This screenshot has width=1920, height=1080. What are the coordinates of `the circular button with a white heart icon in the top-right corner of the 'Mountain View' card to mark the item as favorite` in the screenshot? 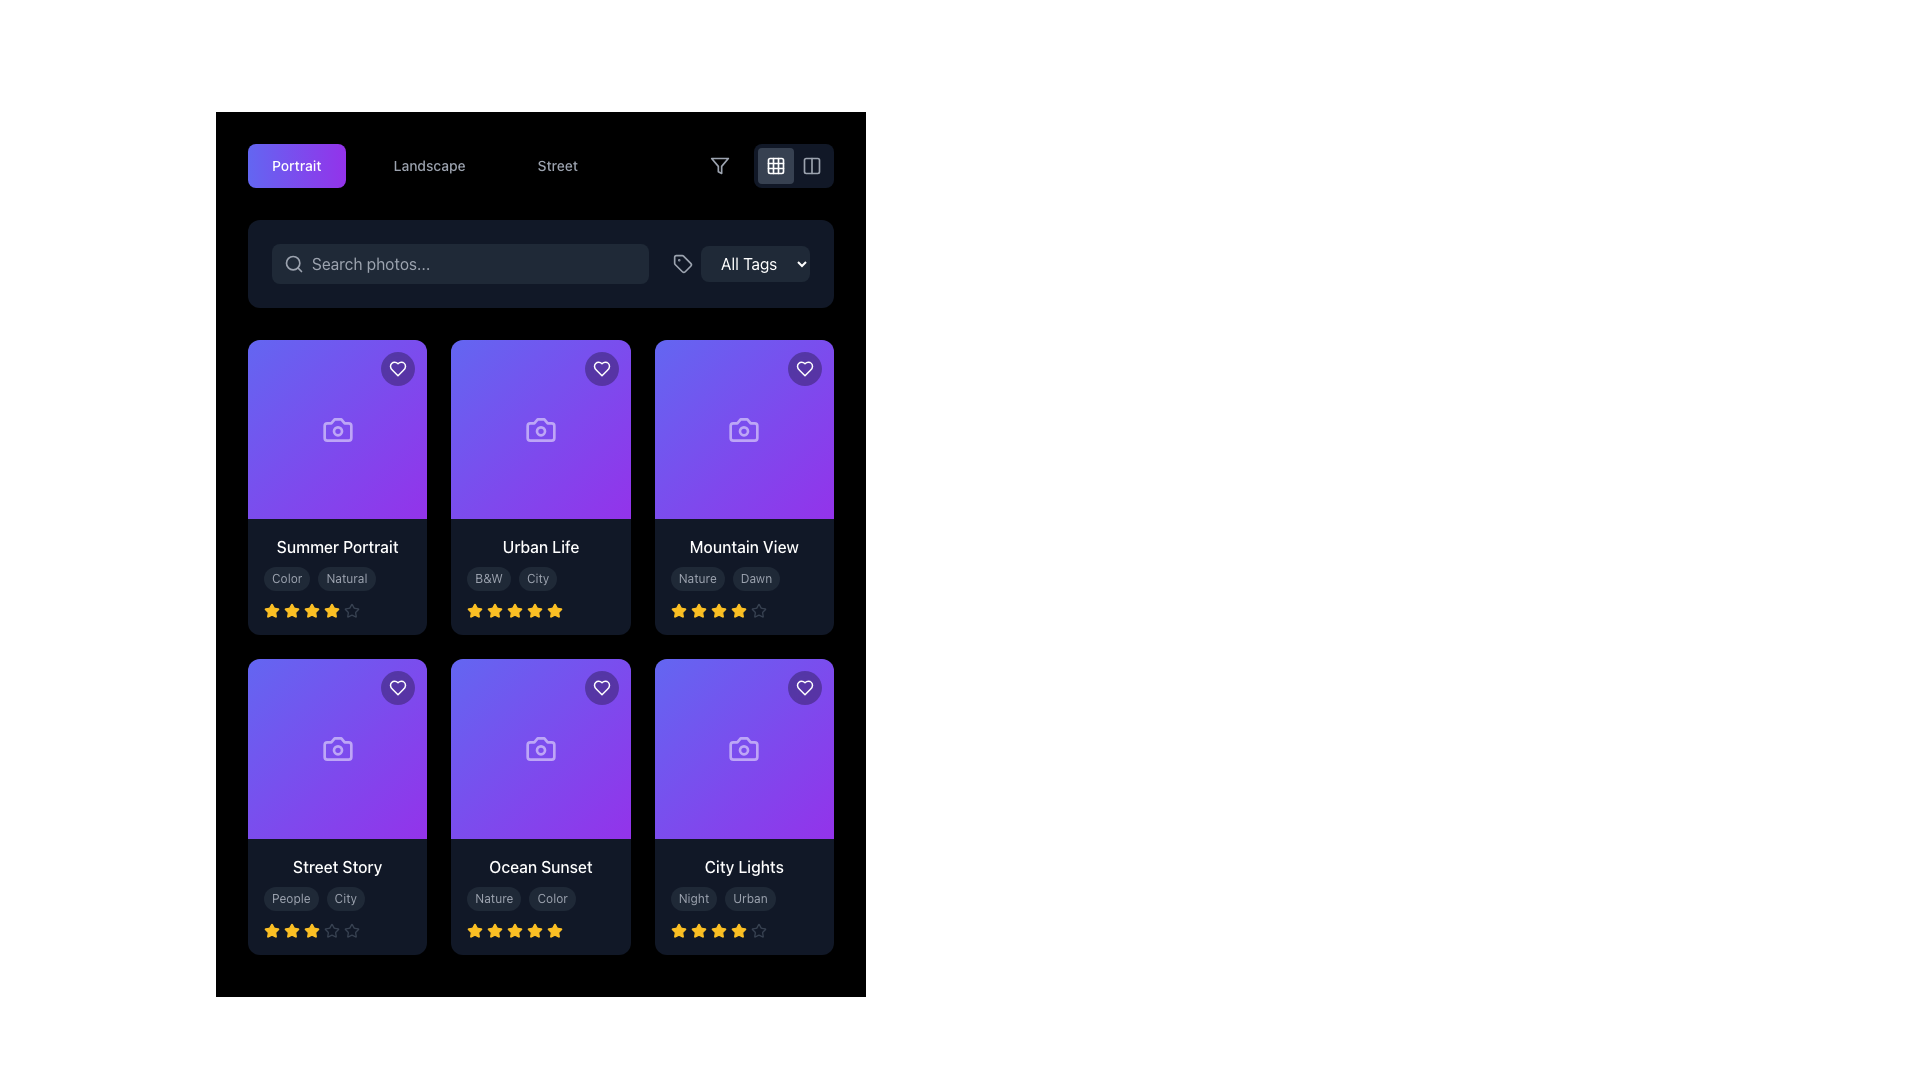 It's located at (805, 369).